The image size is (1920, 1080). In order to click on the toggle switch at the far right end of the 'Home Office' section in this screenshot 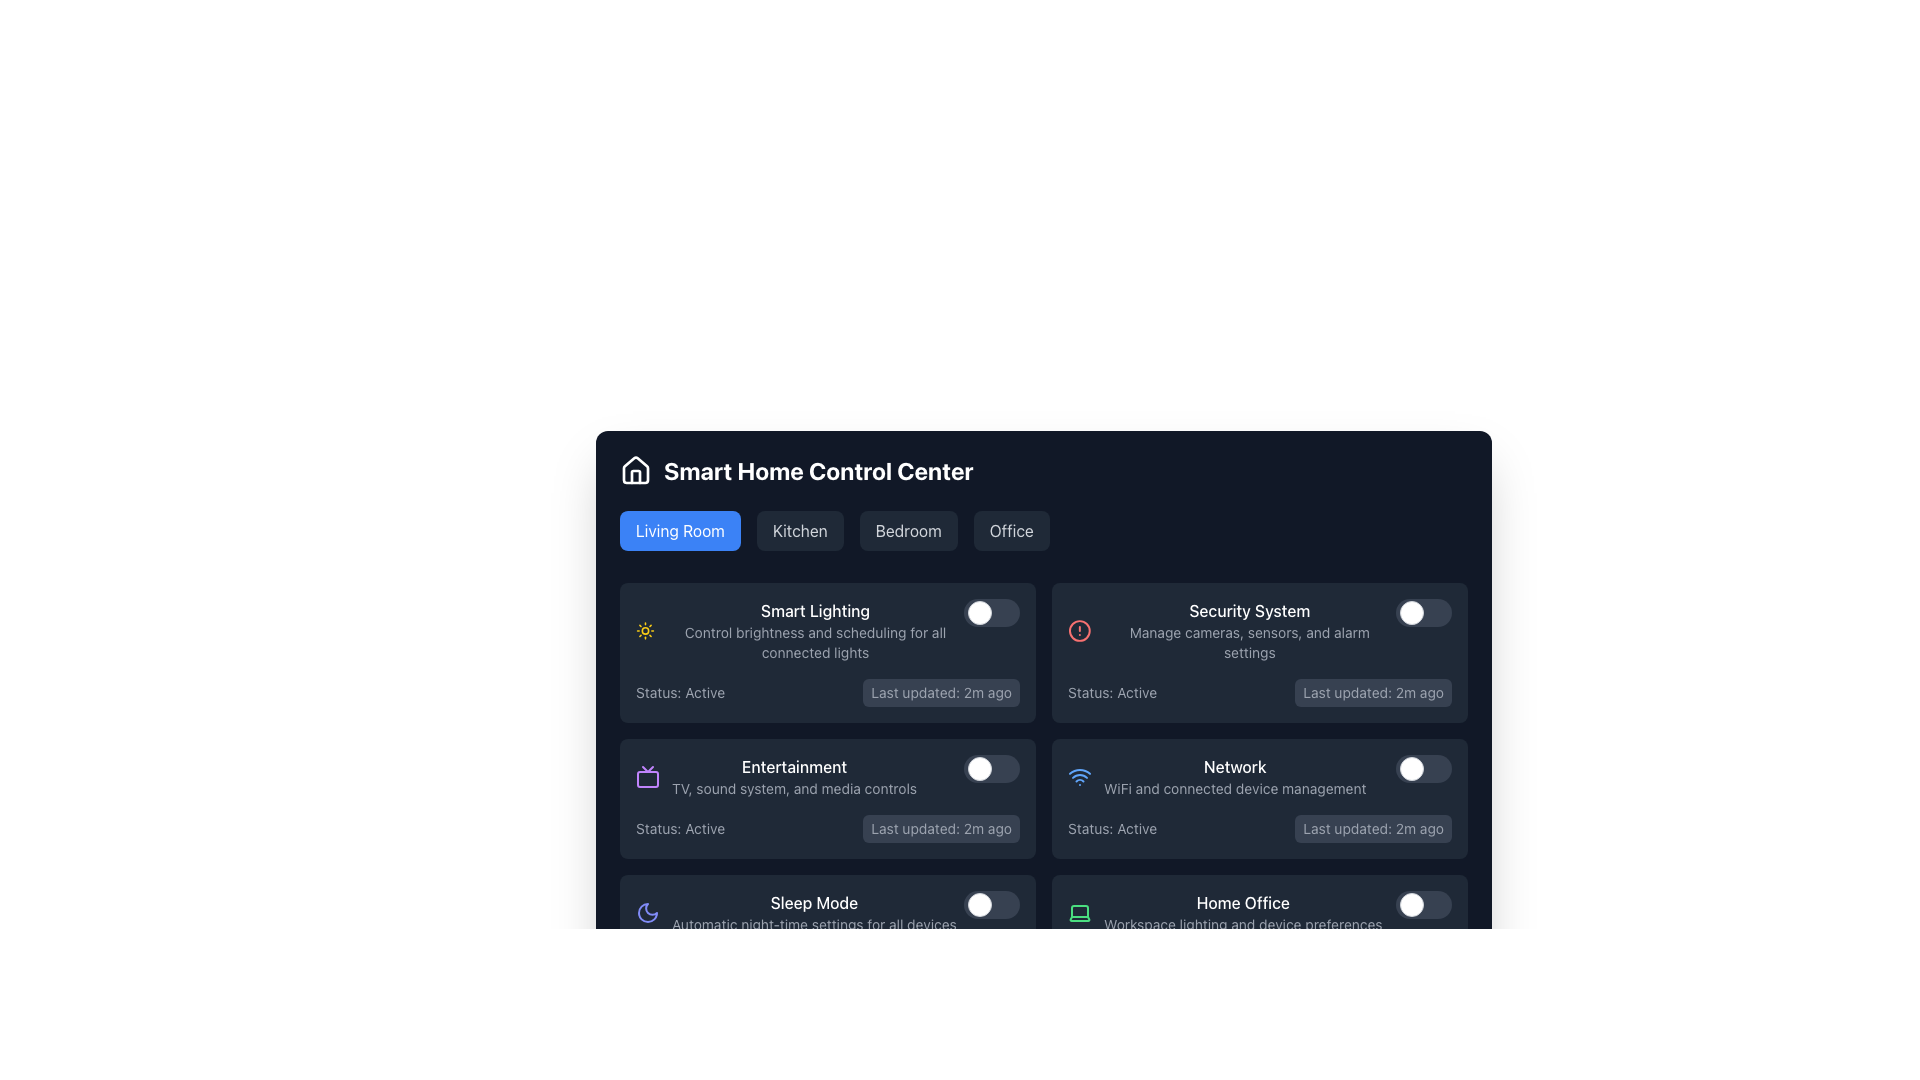, I will do `click(1423, 905)`.